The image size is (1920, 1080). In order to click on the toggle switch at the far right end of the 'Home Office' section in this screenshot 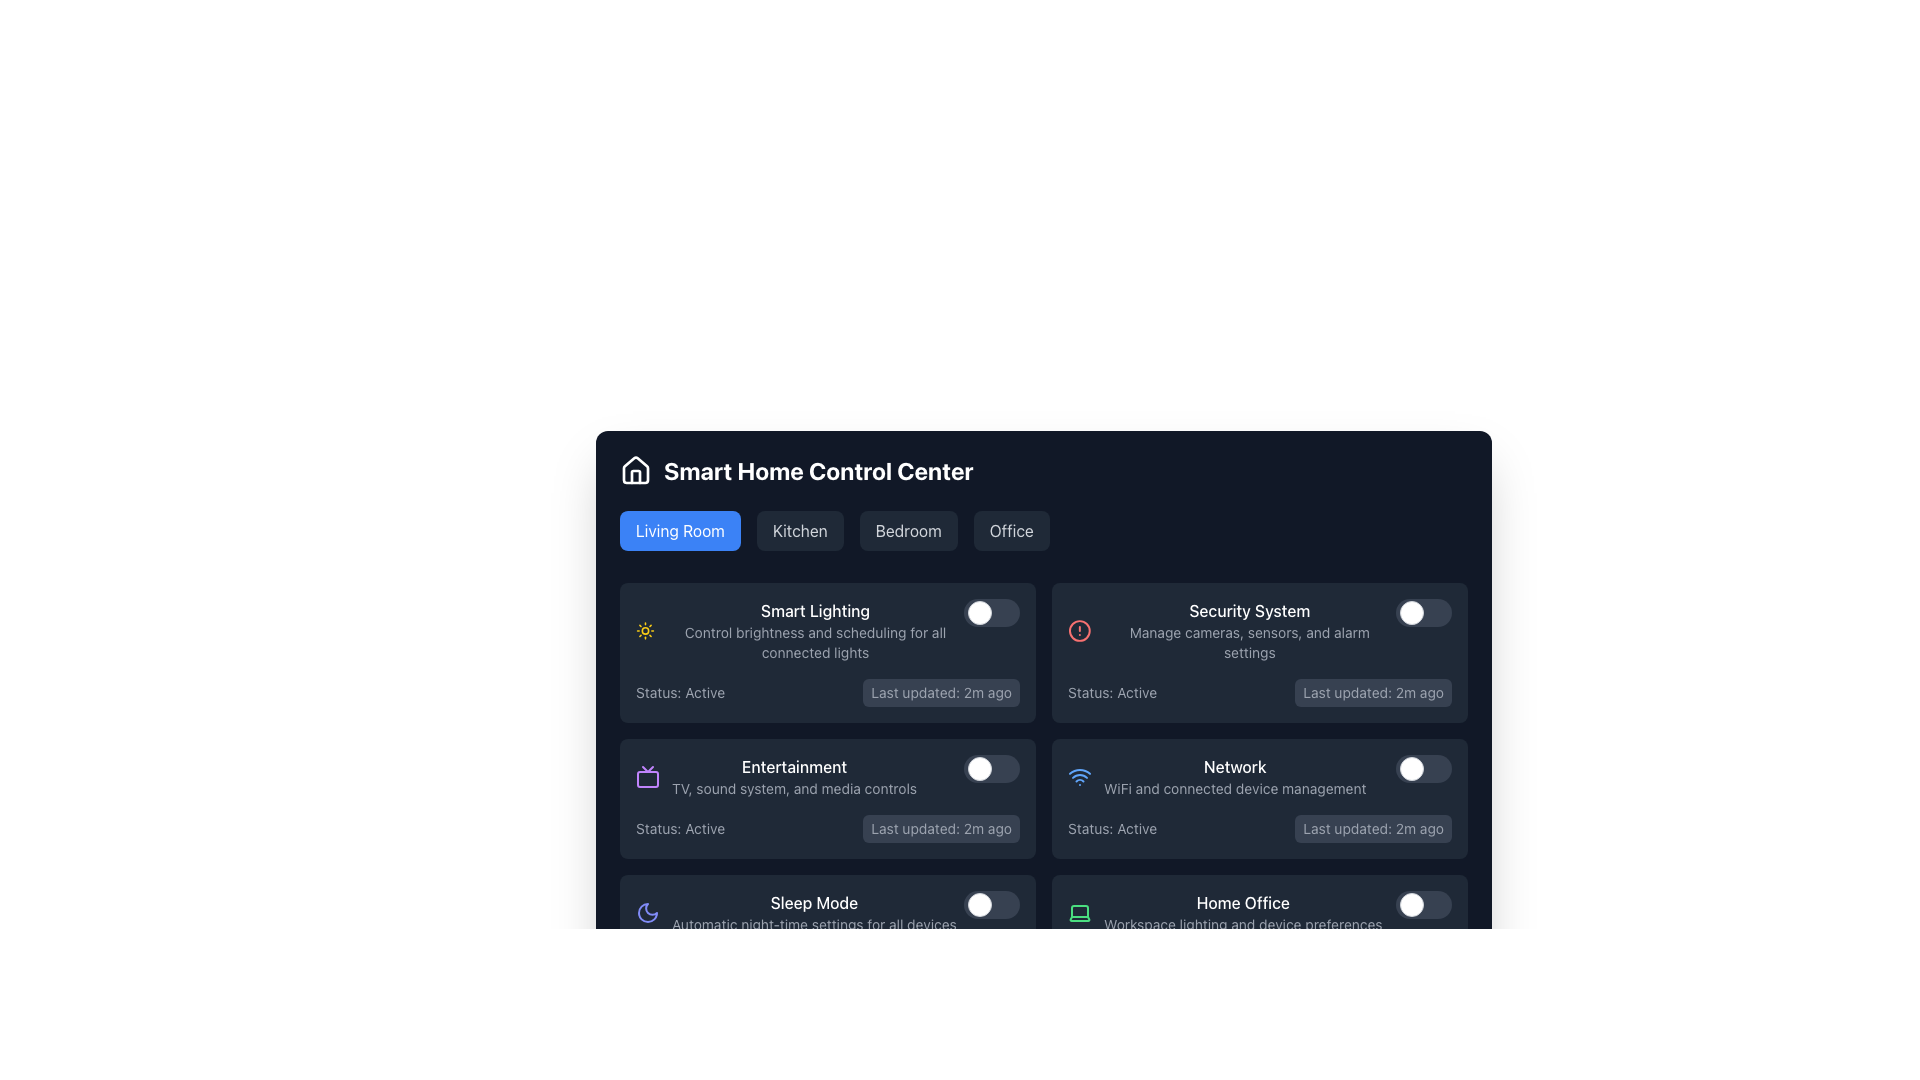, I will do `click(1423, 905)`.